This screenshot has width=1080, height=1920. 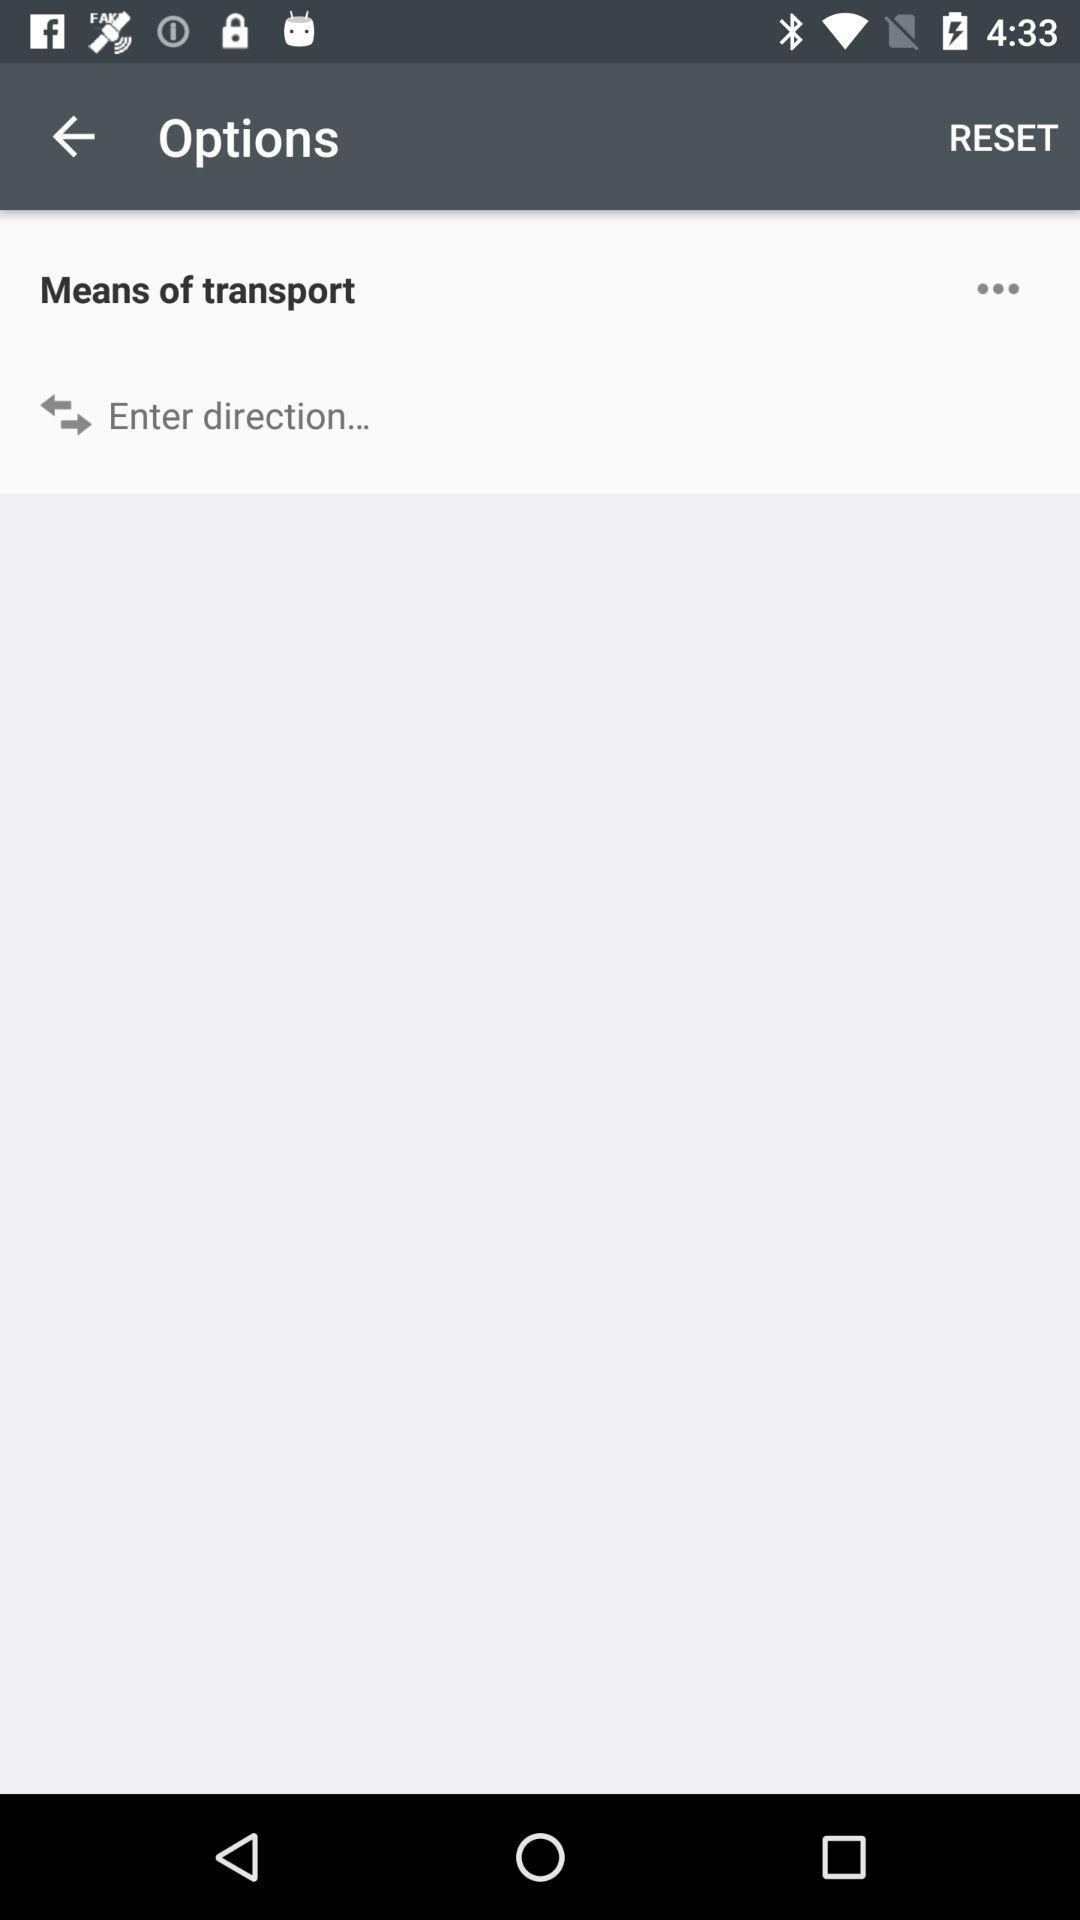 What do you see at coordinates (72, 135) in the screenshot?
I see `icon next to the options app` at bounding box center [72, 135].